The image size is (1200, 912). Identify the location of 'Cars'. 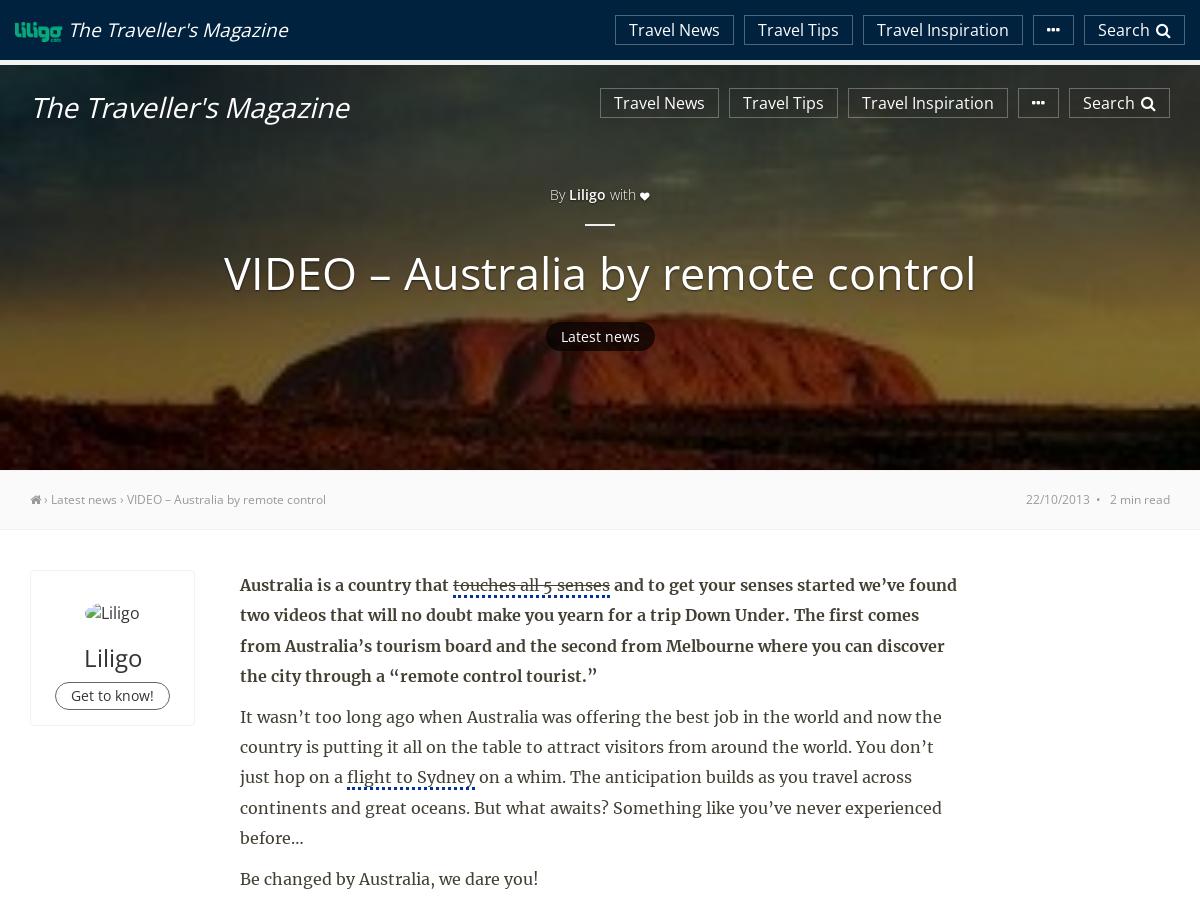
(1032, 19).